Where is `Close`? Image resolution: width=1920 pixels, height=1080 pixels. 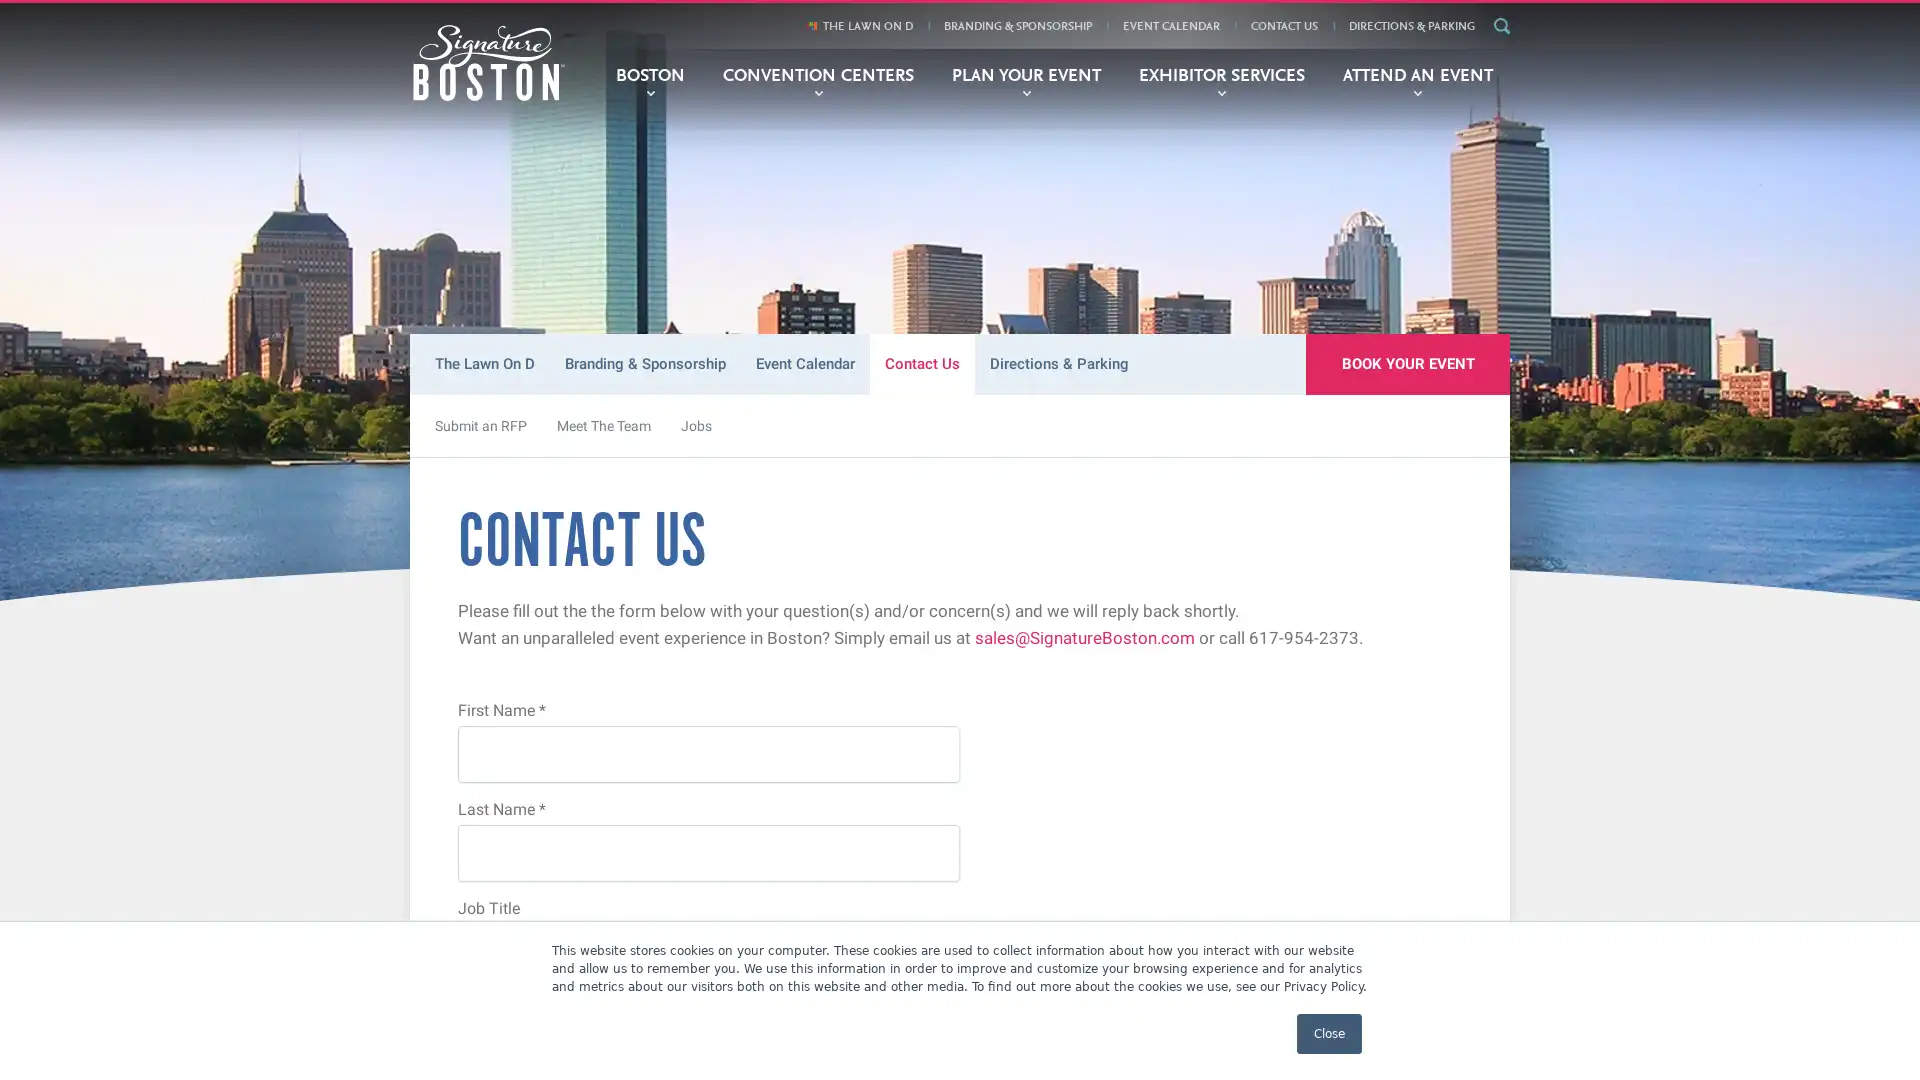 Close is located at coordinates (1329, 1033).